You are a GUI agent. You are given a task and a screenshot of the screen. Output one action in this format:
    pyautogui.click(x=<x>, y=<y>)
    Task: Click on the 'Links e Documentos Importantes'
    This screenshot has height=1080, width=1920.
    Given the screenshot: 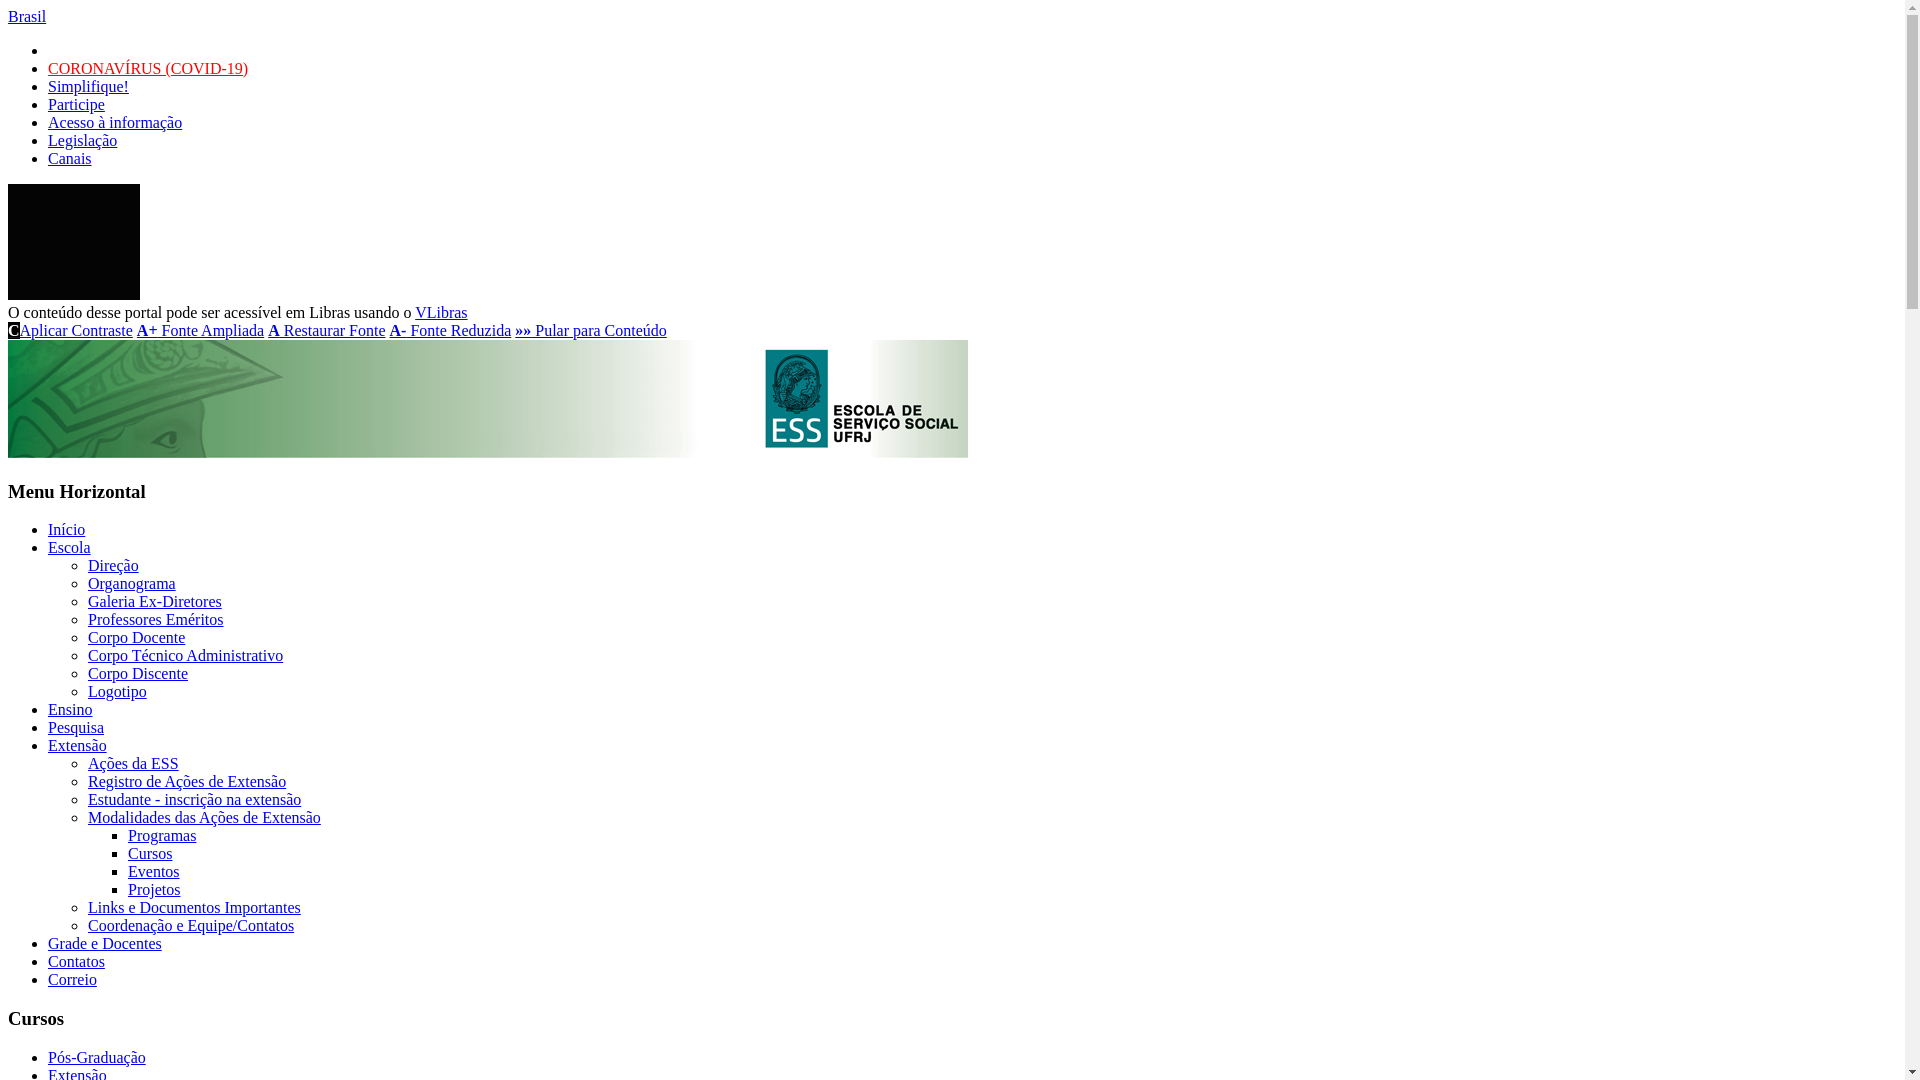 What is the action you would take?
    pyautogui.click(x=194, y=907)
    